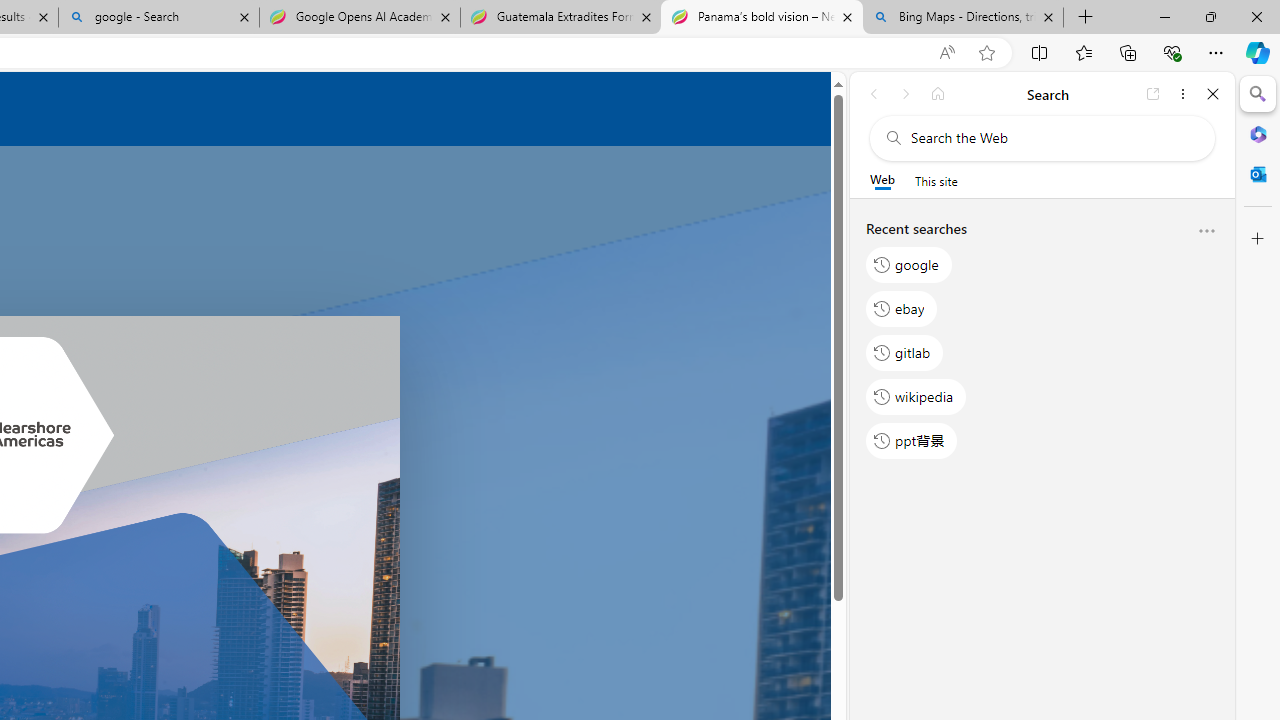  Describe the element at coordinates (1209, 16) in the screenshot. I see `'Restore'` at that location.